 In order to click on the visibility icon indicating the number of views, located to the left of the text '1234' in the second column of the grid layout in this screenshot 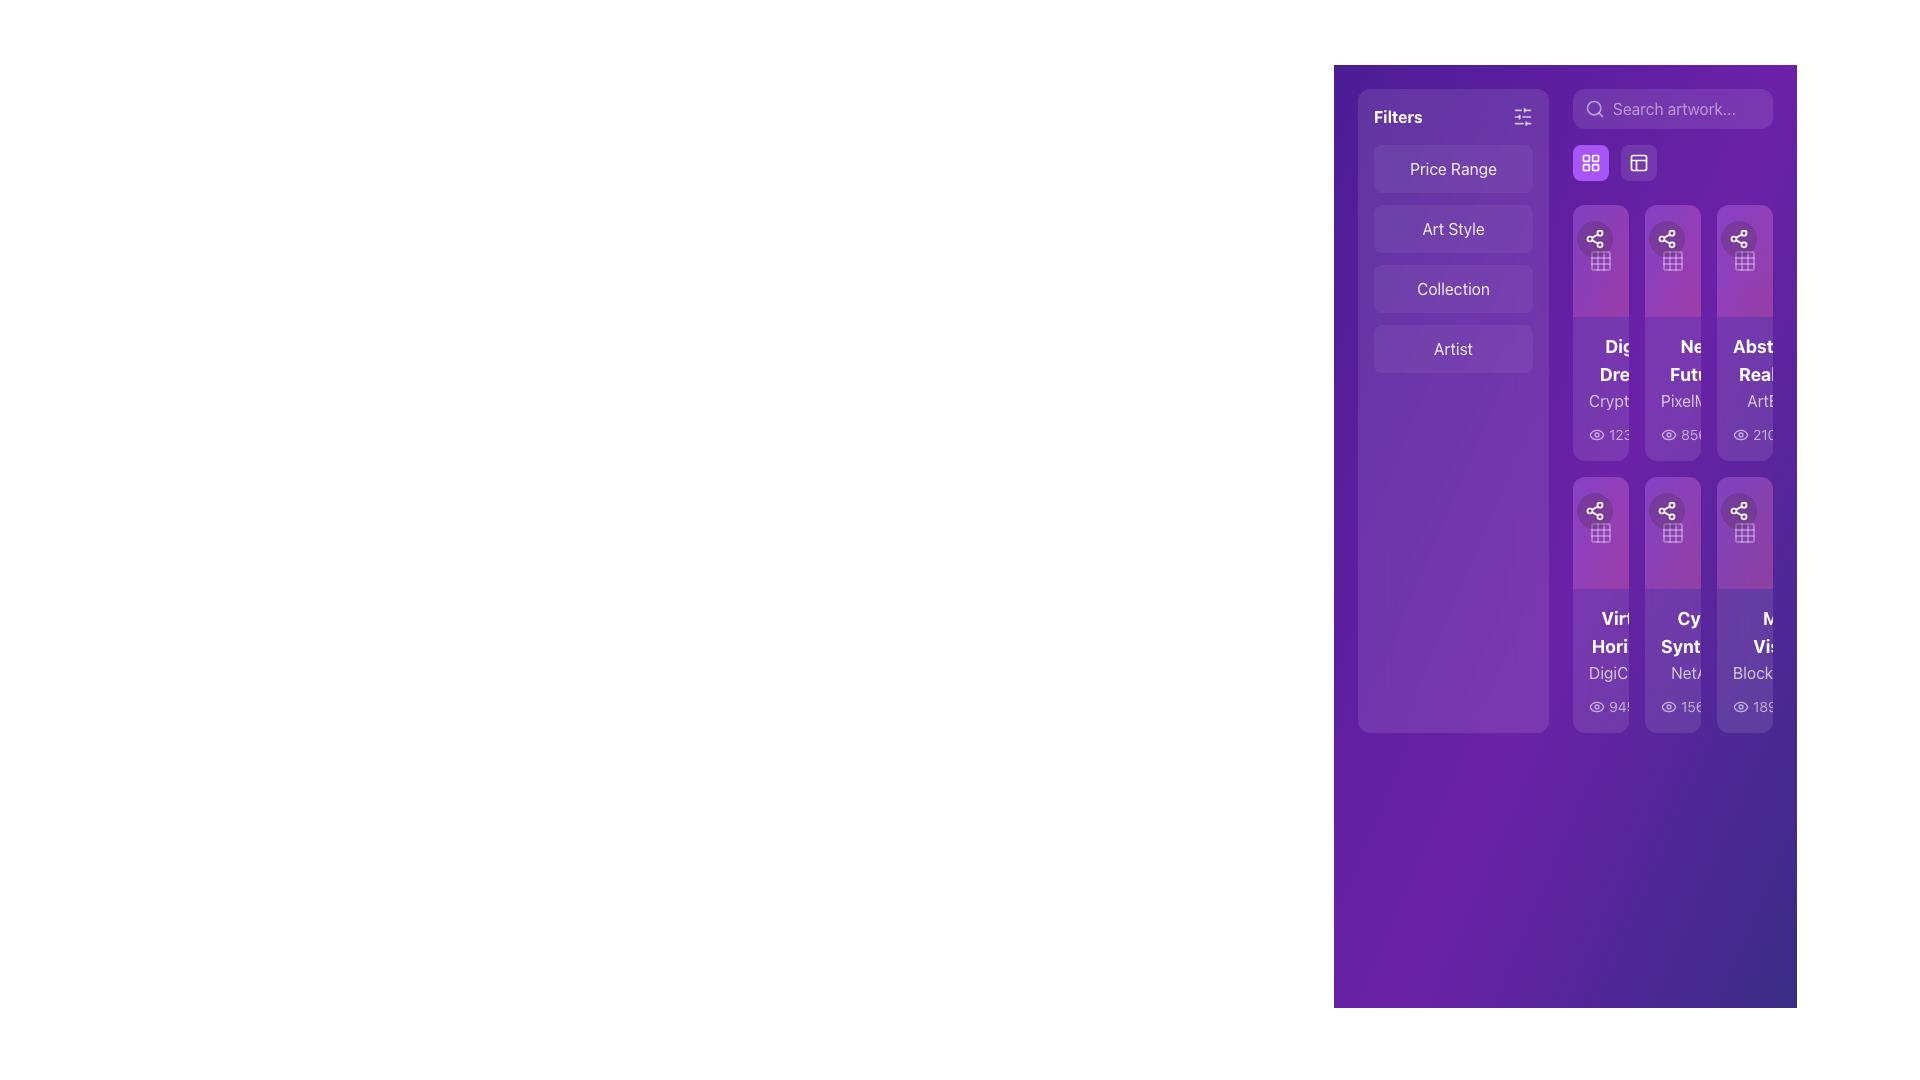, I will do `click(1596, 434)`.